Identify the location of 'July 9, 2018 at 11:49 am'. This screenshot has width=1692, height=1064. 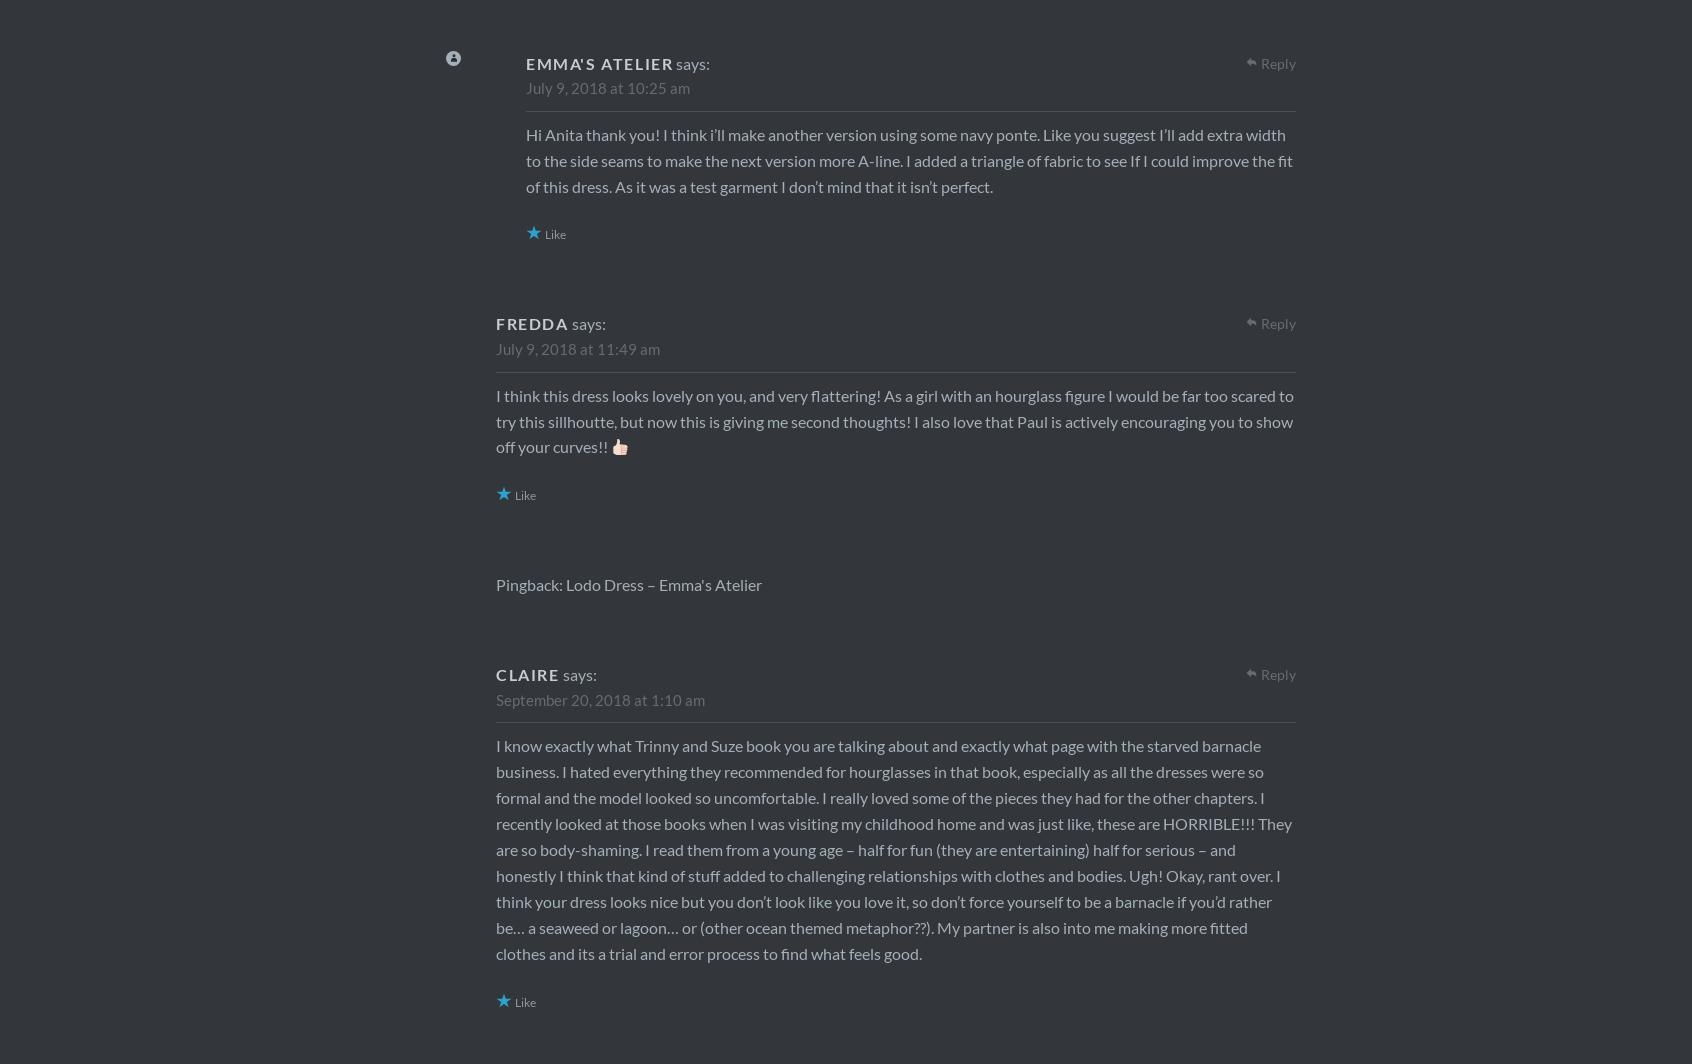
(576, 348).